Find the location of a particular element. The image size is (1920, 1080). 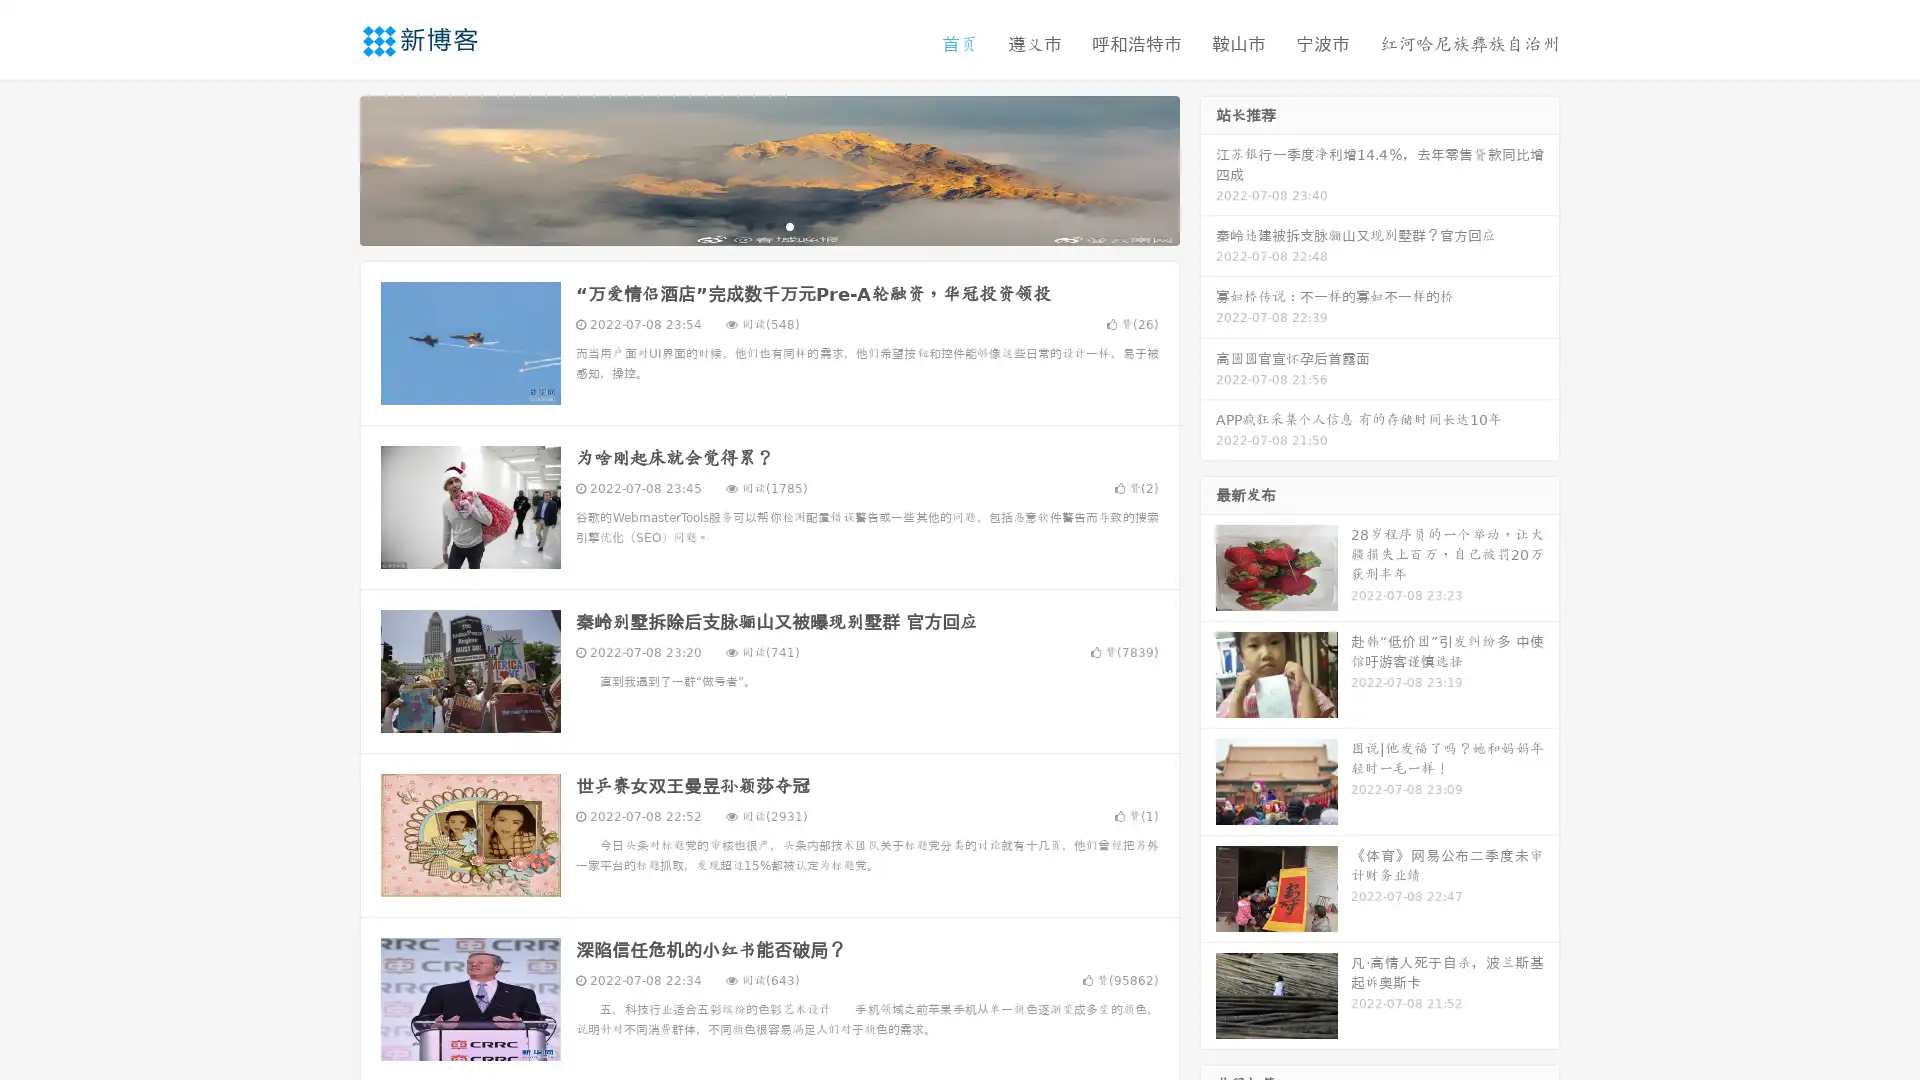

Go to slide 1 is located at coordinates (748, 225).